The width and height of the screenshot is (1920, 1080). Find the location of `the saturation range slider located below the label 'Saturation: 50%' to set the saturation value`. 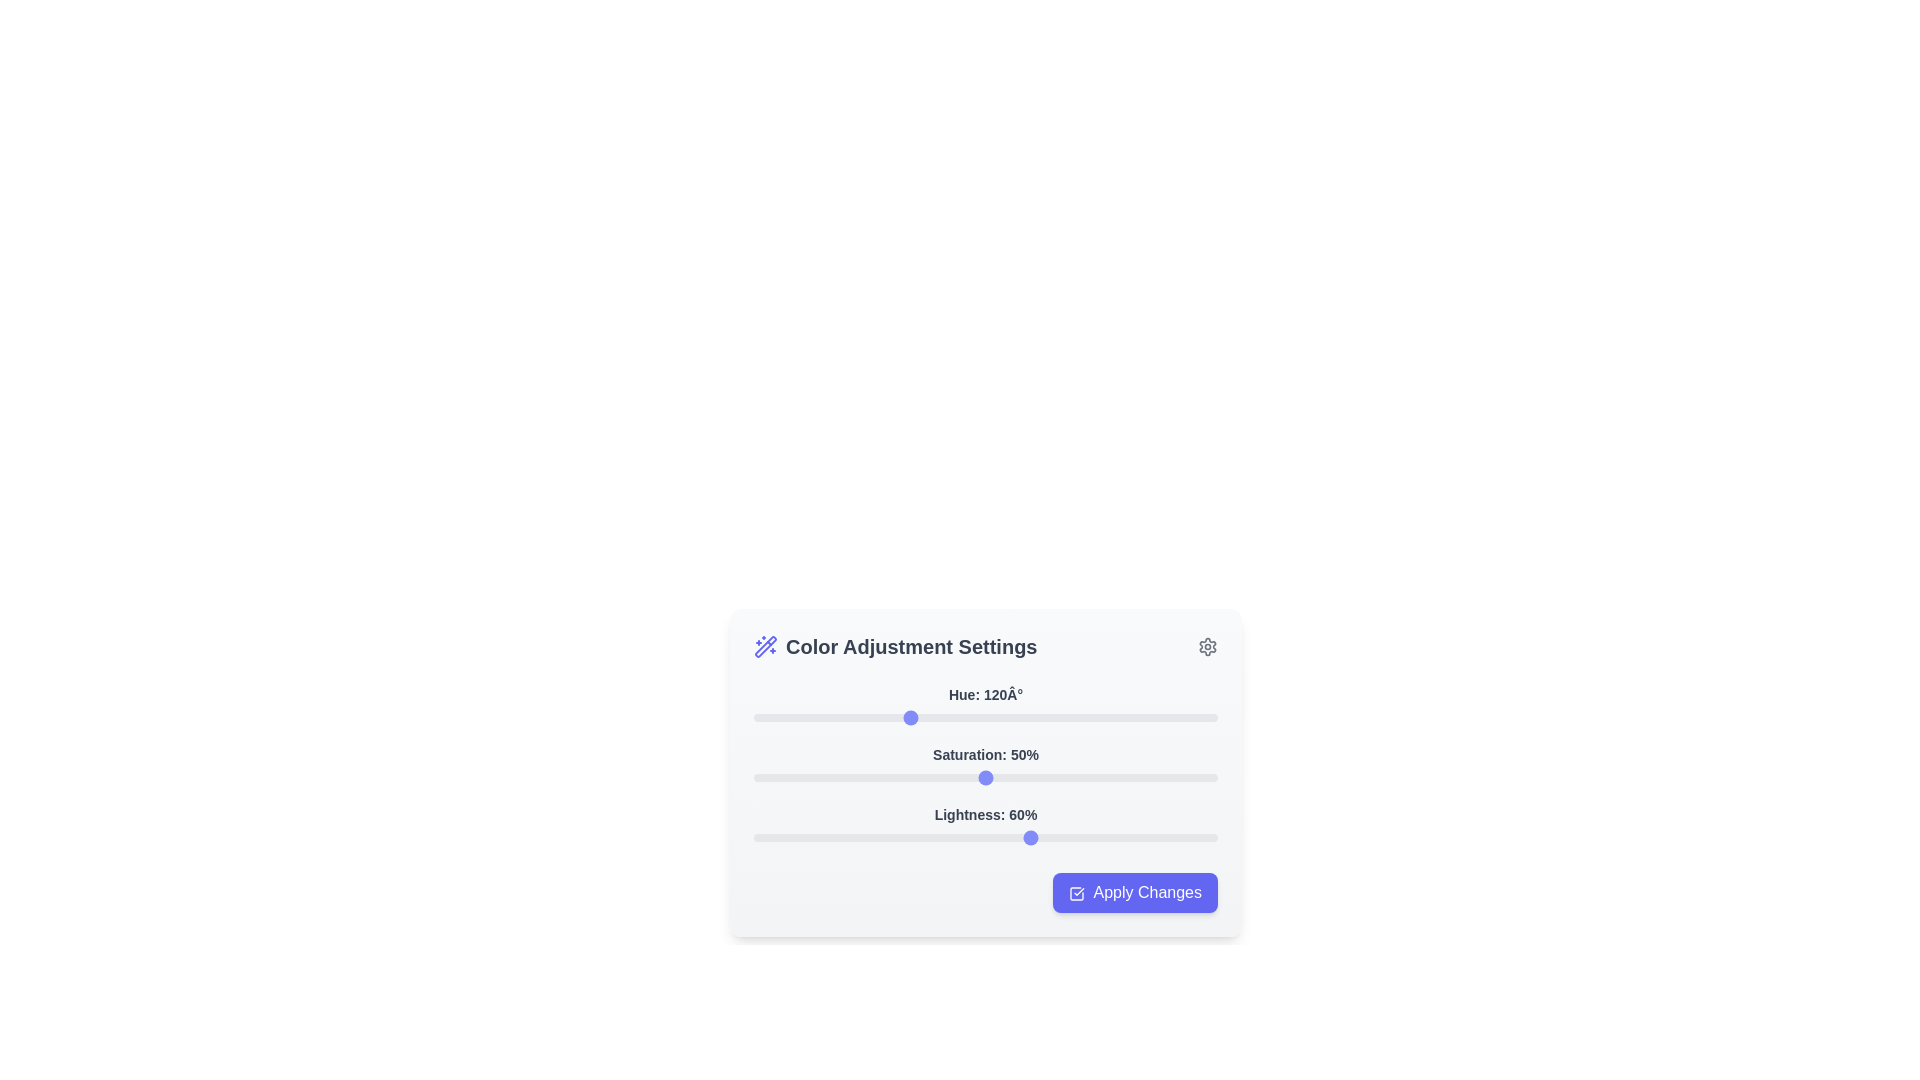

the saturation range slider located below the label 'Saturation: 50%' to set the saturation value is located at coordinates (985, 777).